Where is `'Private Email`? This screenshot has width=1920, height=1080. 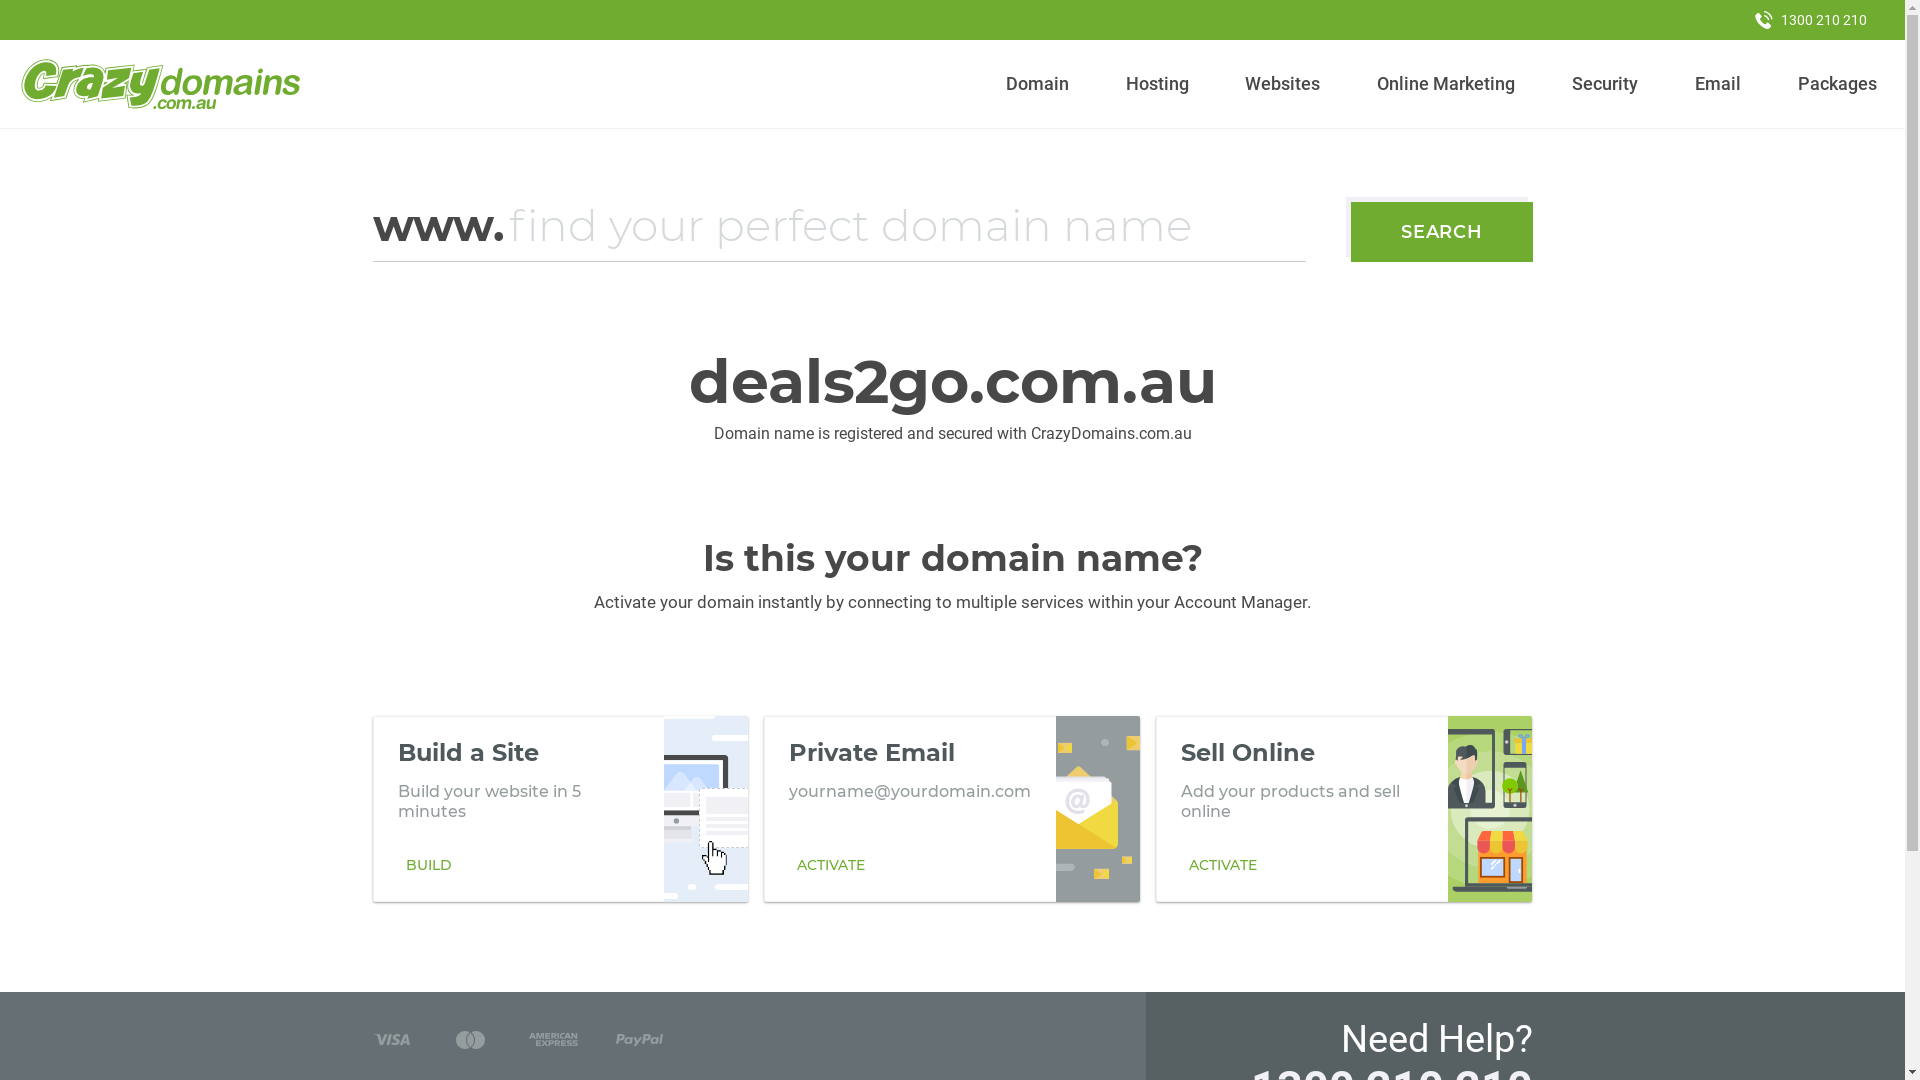 'Private Email is located at coordinates (950, 808).